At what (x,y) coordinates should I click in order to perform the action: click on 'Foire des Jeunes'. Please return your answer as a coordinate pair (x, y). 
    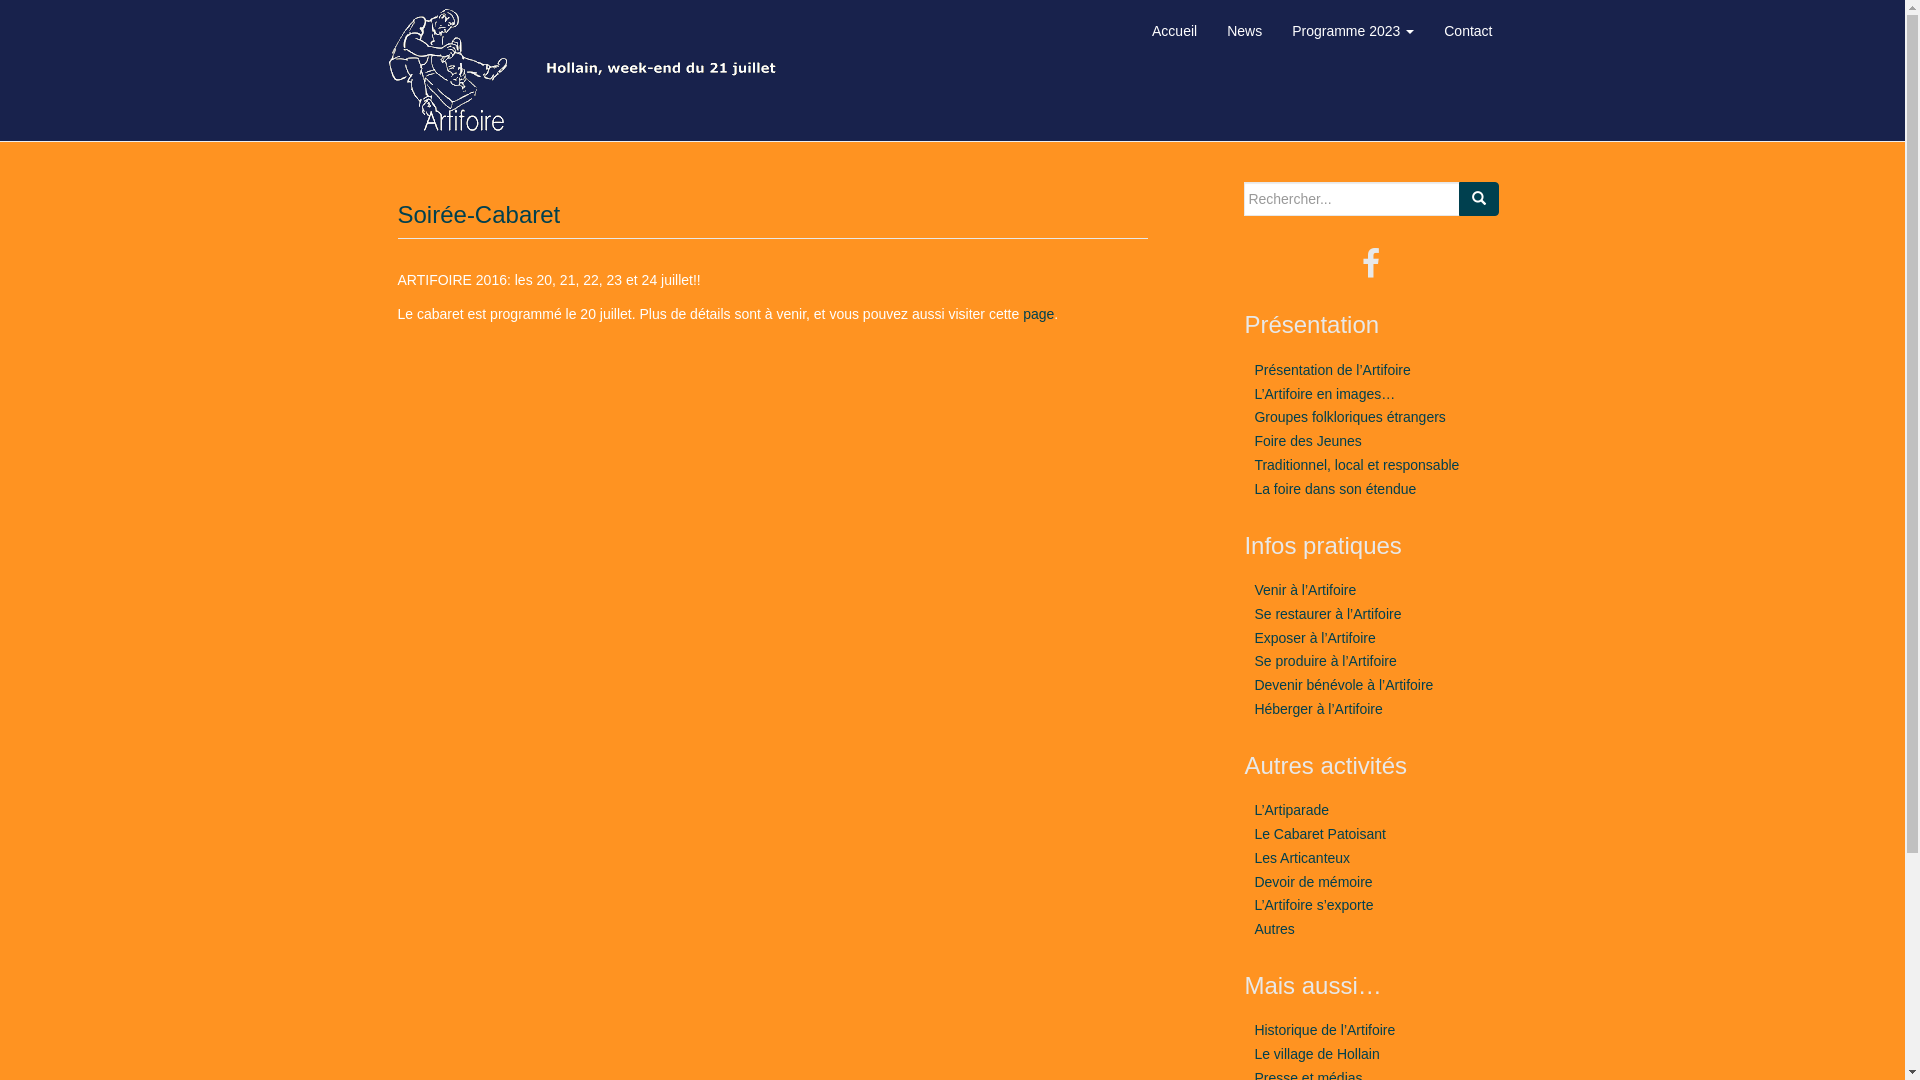
    Looking at the image, I should click on (1307, 439).